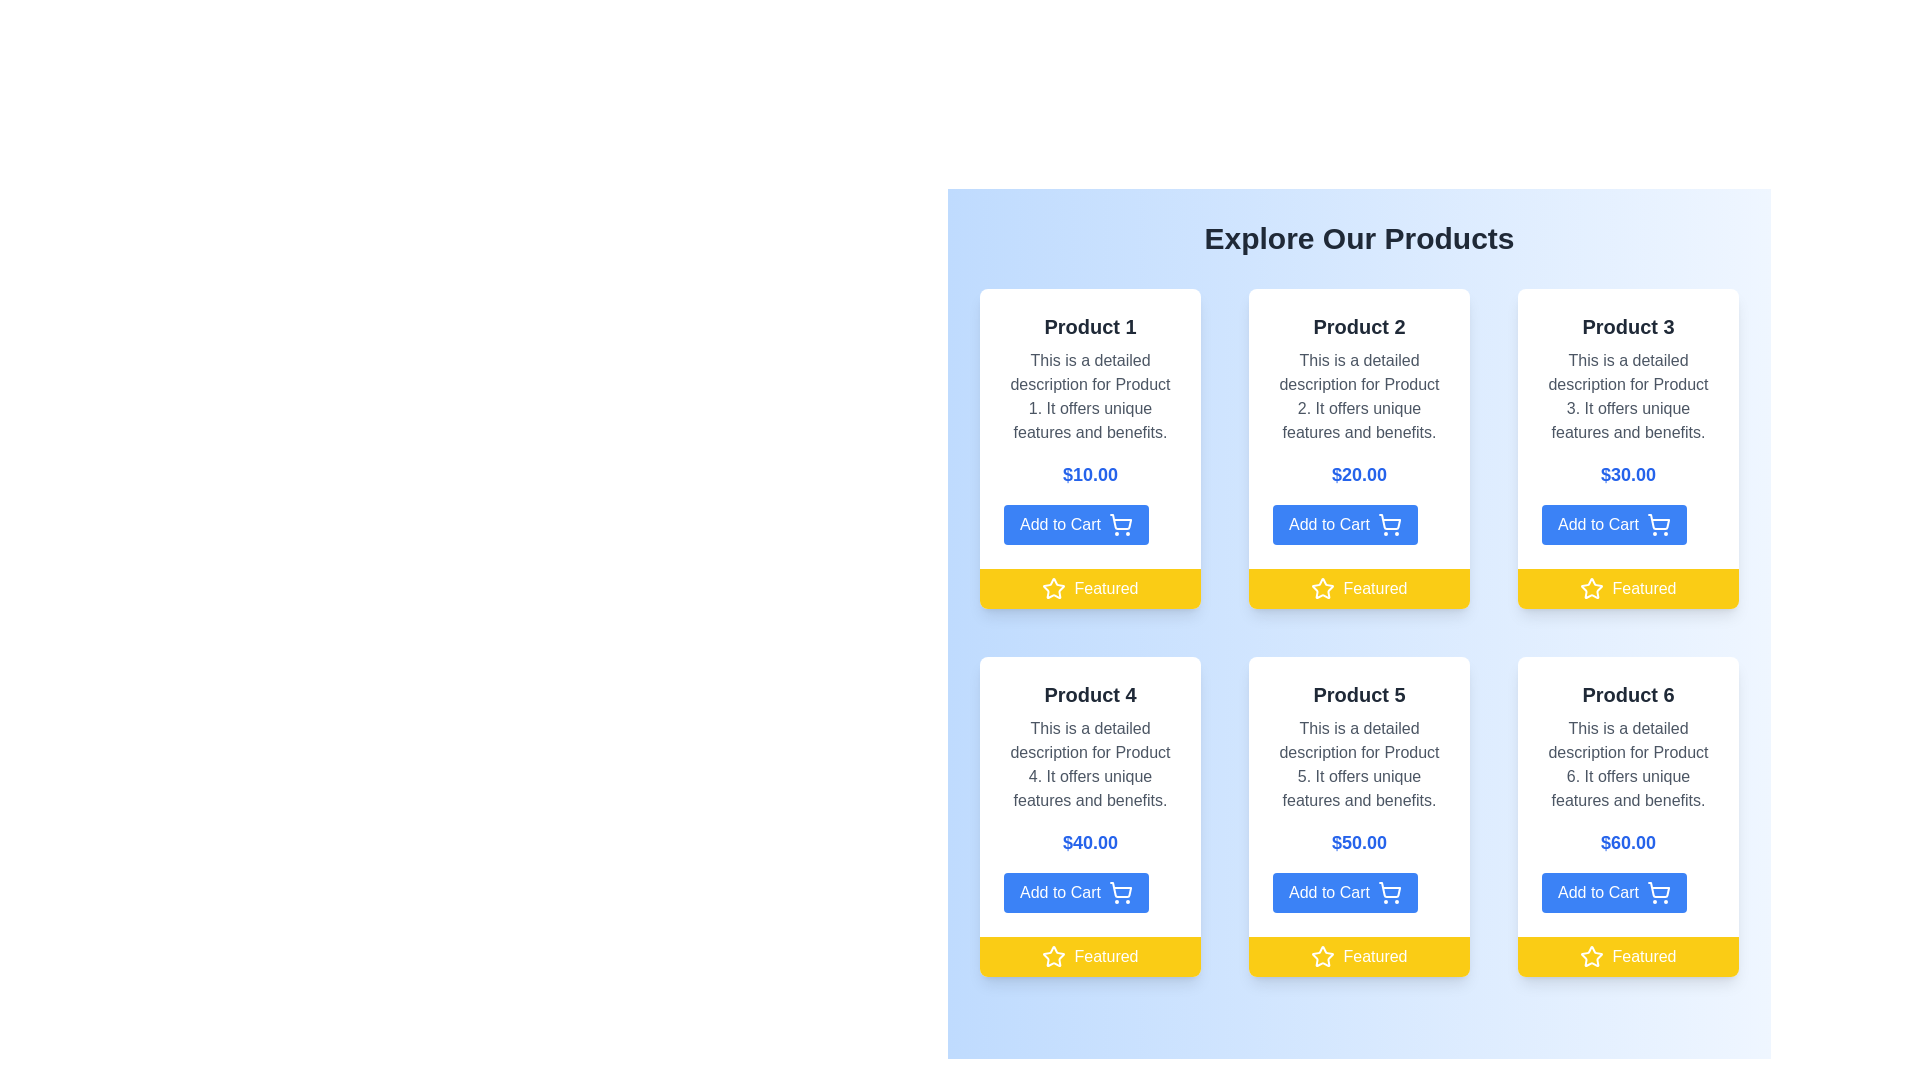 This screenshot has height=1080, width=1920. I want to click on the decorative shopping cart icon located on the rightmost side of the blue 'Add to Cart' button within the card for 'Product 1' in the product grid, so click(1120, 523).